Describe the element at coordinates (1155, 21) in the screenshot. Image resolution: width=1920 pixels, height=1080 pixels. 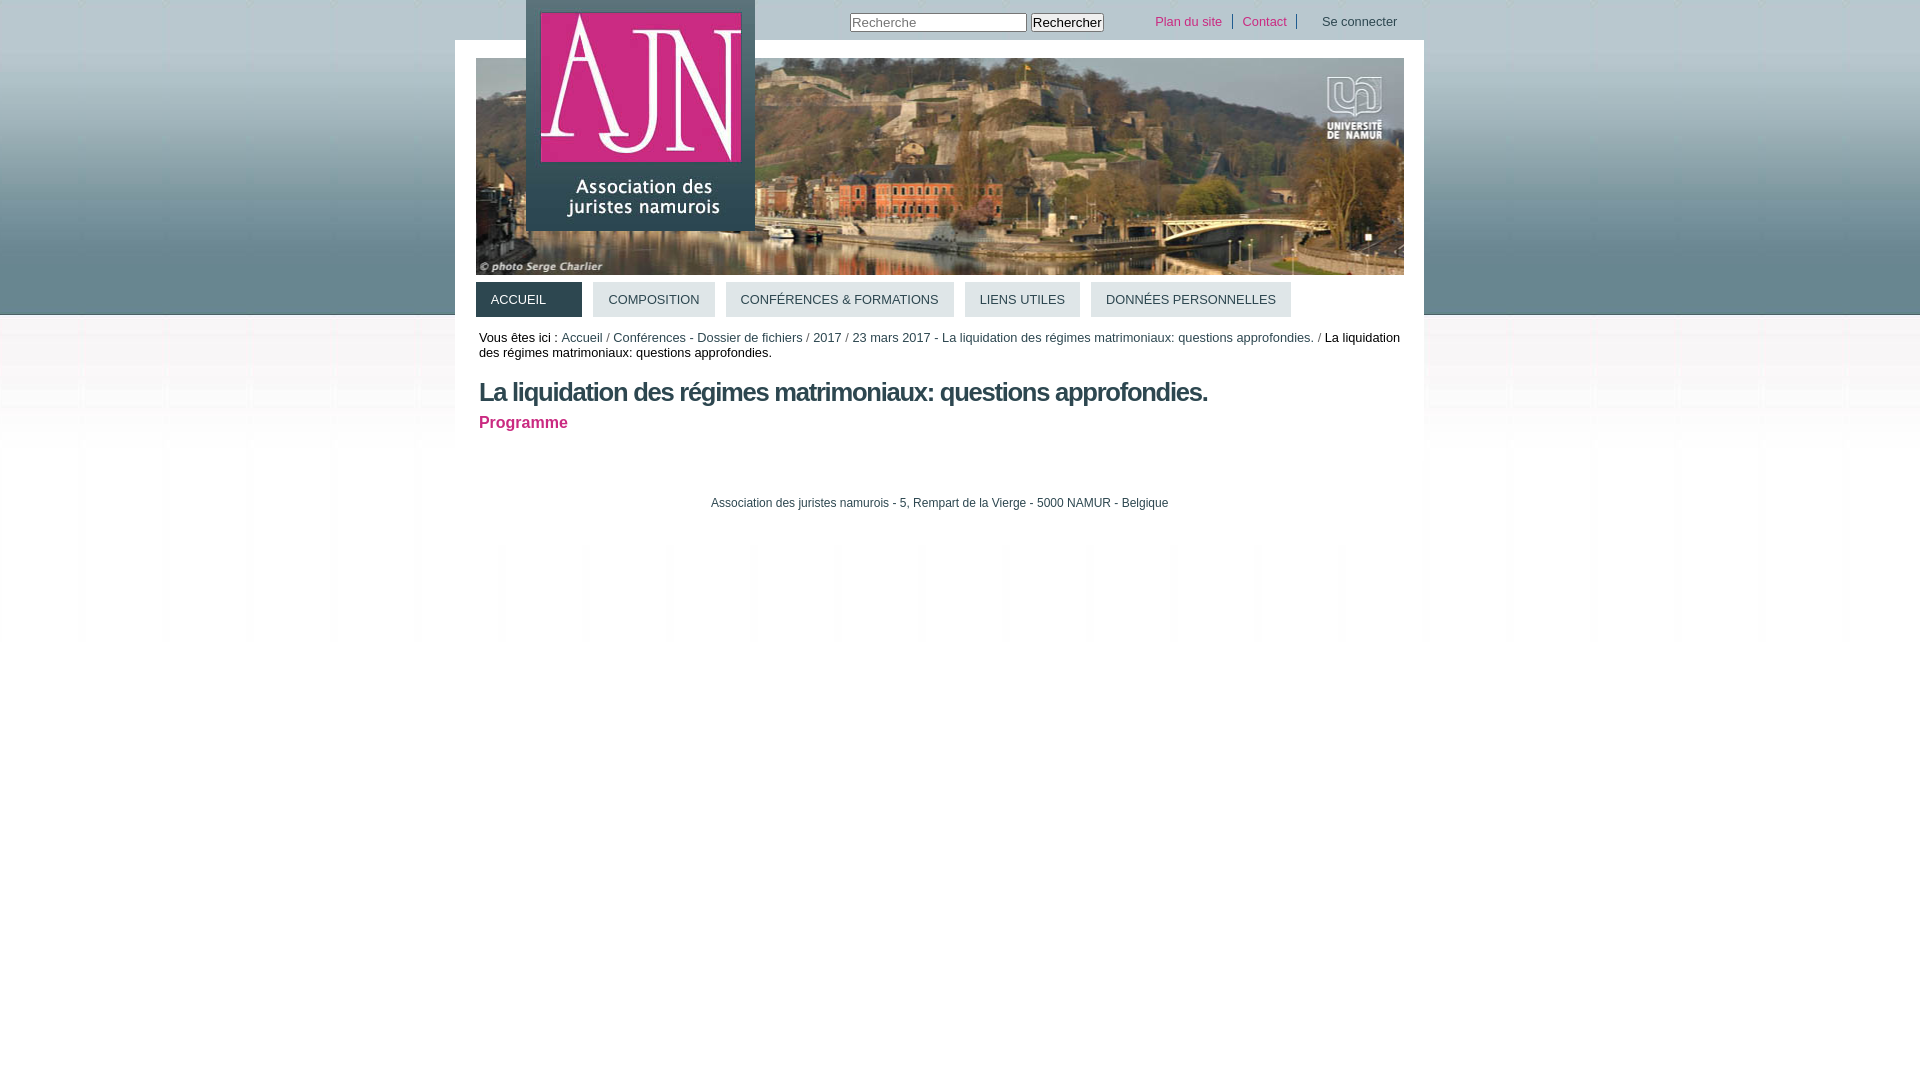
I see `'Plan du site'` at that location.